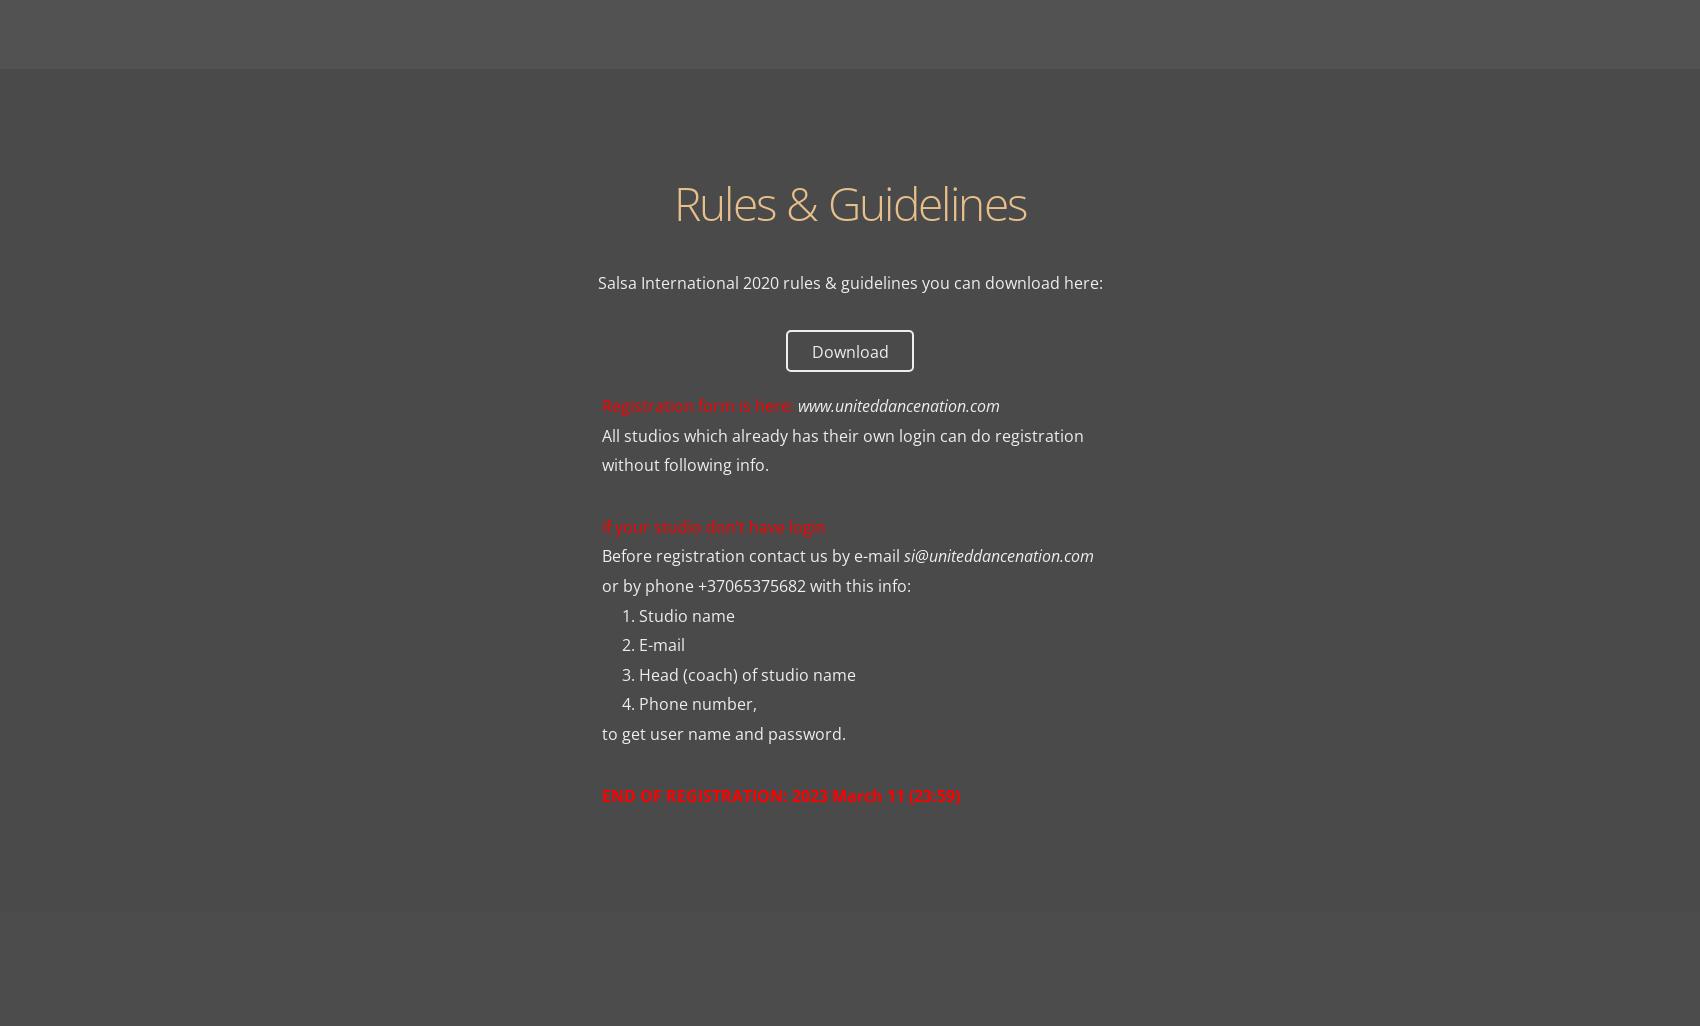 This screenshot has height=1026, width=1700. I want to click on '4. Phone number,', so click(678, 703).